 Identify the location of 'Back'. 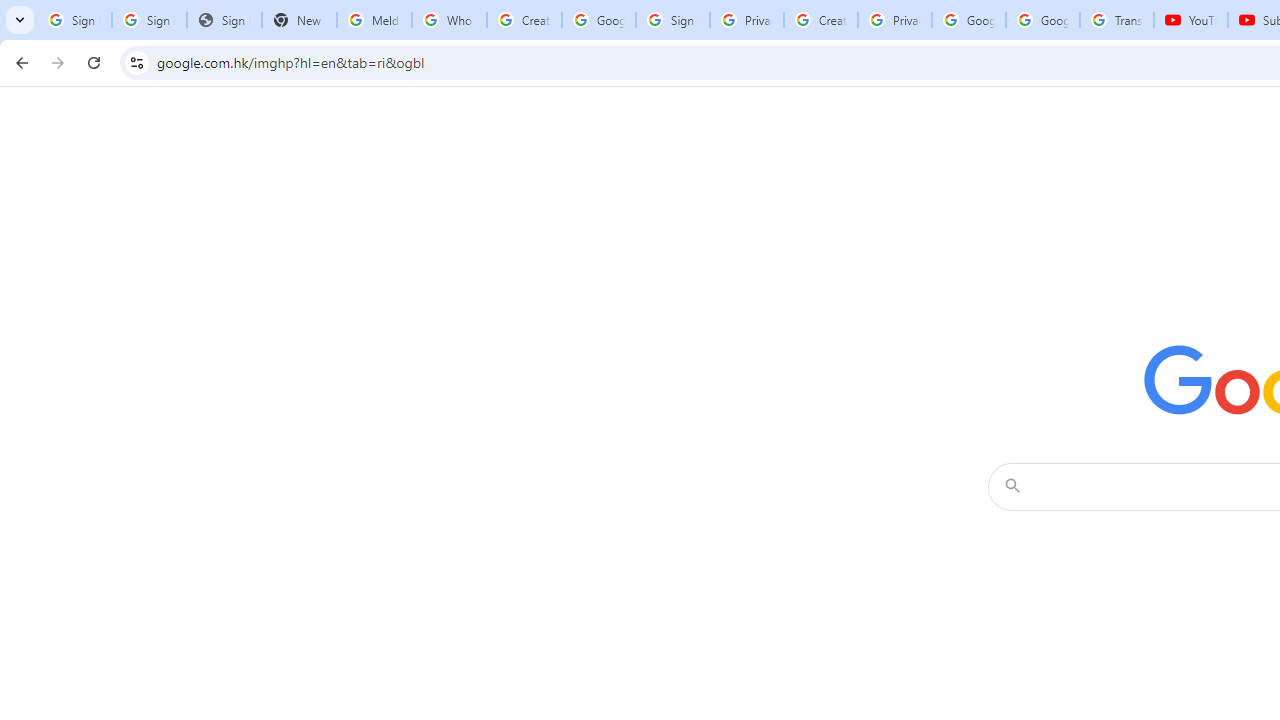
(19, 61).